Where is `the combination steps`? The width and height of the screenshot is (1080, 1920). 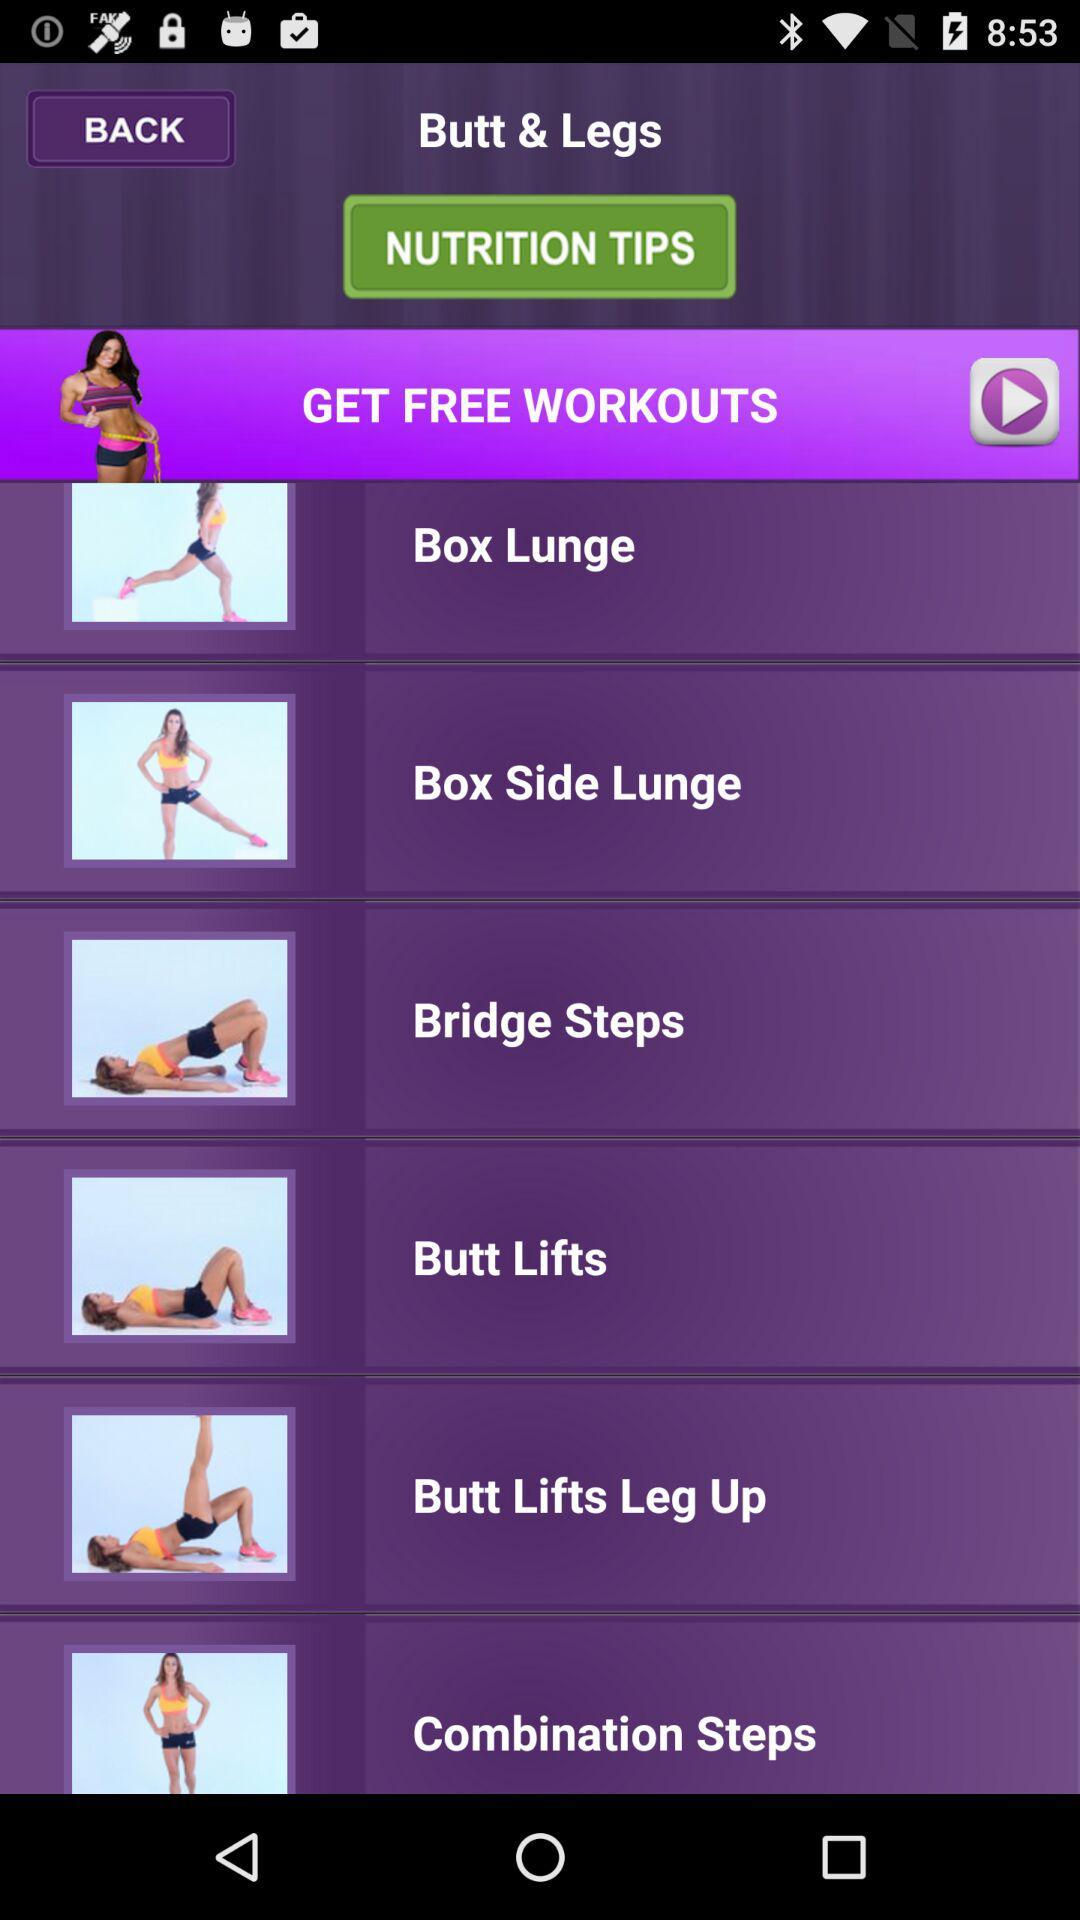 the combination steps is located at coordinates (613, 1731).